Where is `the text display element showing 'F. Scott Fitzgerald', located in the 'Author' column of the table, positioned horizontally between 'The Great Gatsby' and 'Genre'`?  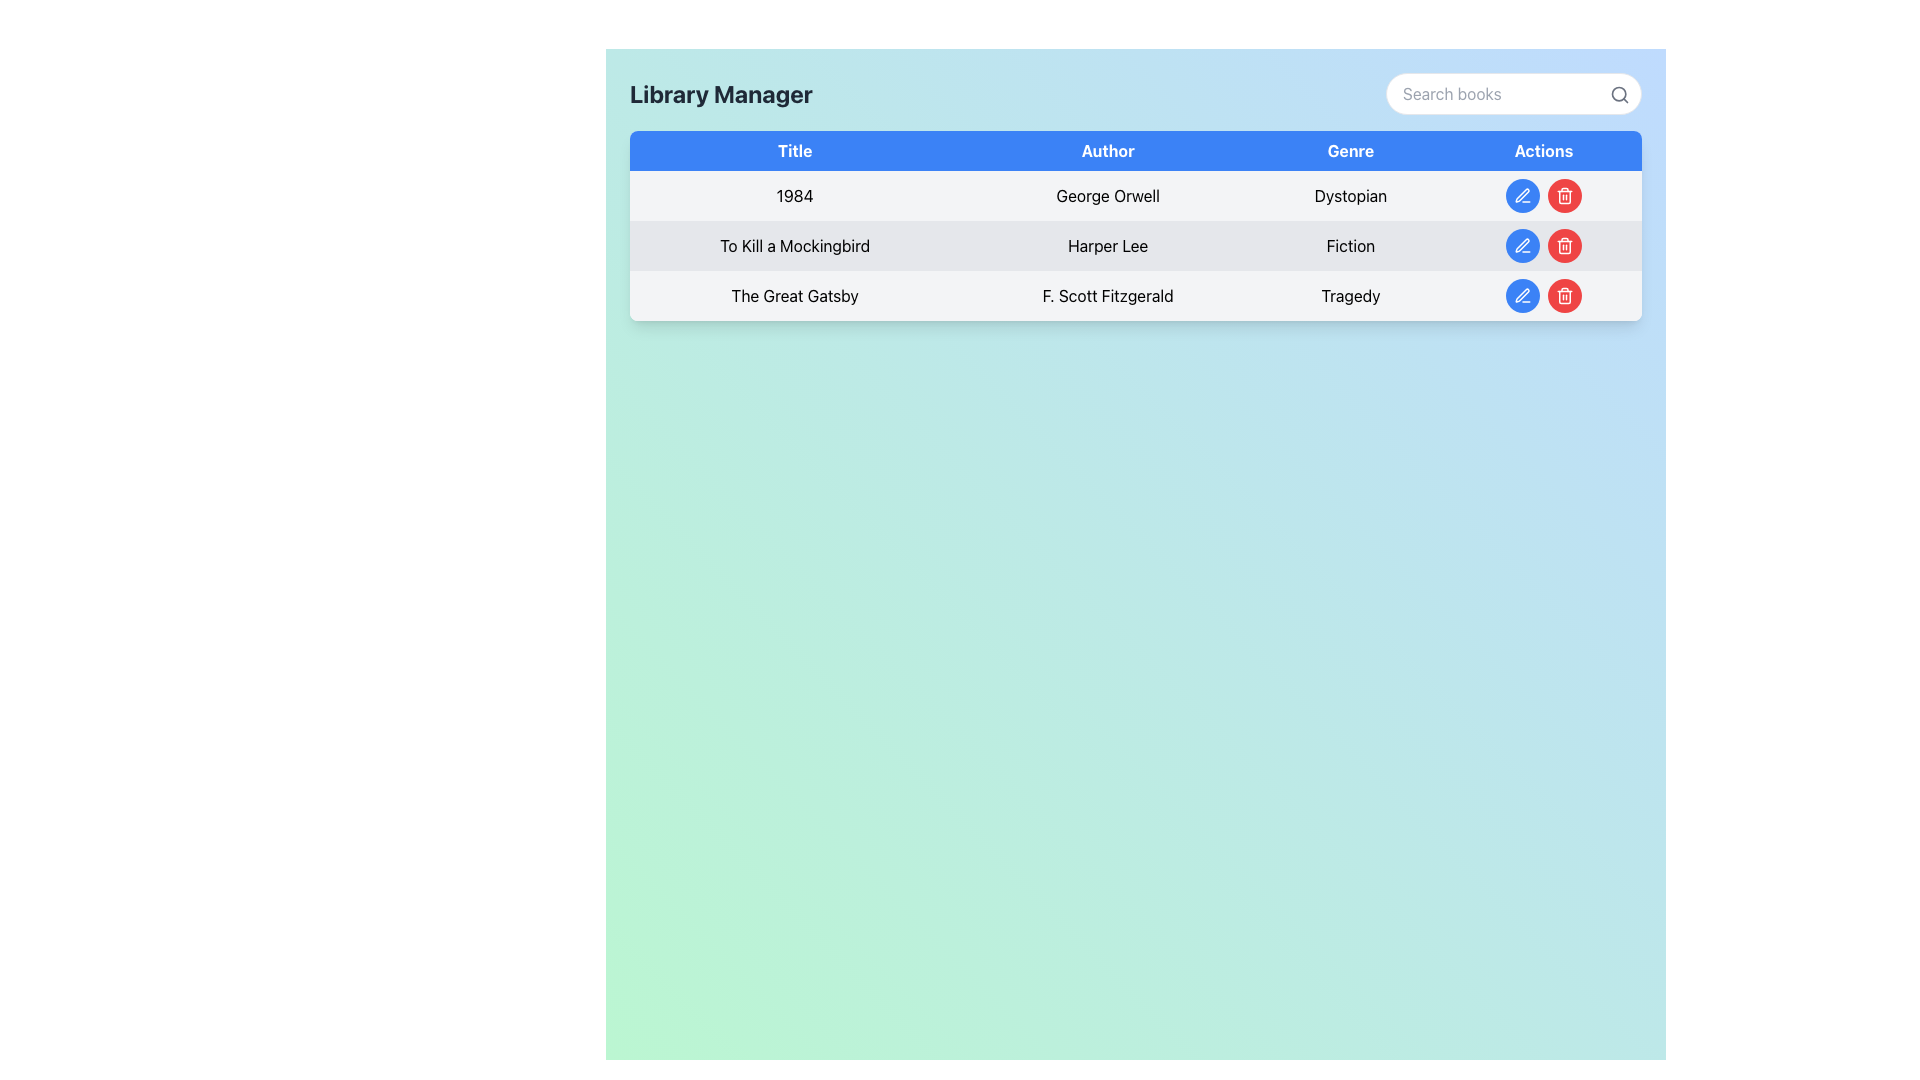
the text display element showing 'F. Scott Fitzgerald', located in the 'Author' column of the table, positioned horizontally between 'The Great Gatsby' and 'Genre' is located at coordinates (1107, 296).